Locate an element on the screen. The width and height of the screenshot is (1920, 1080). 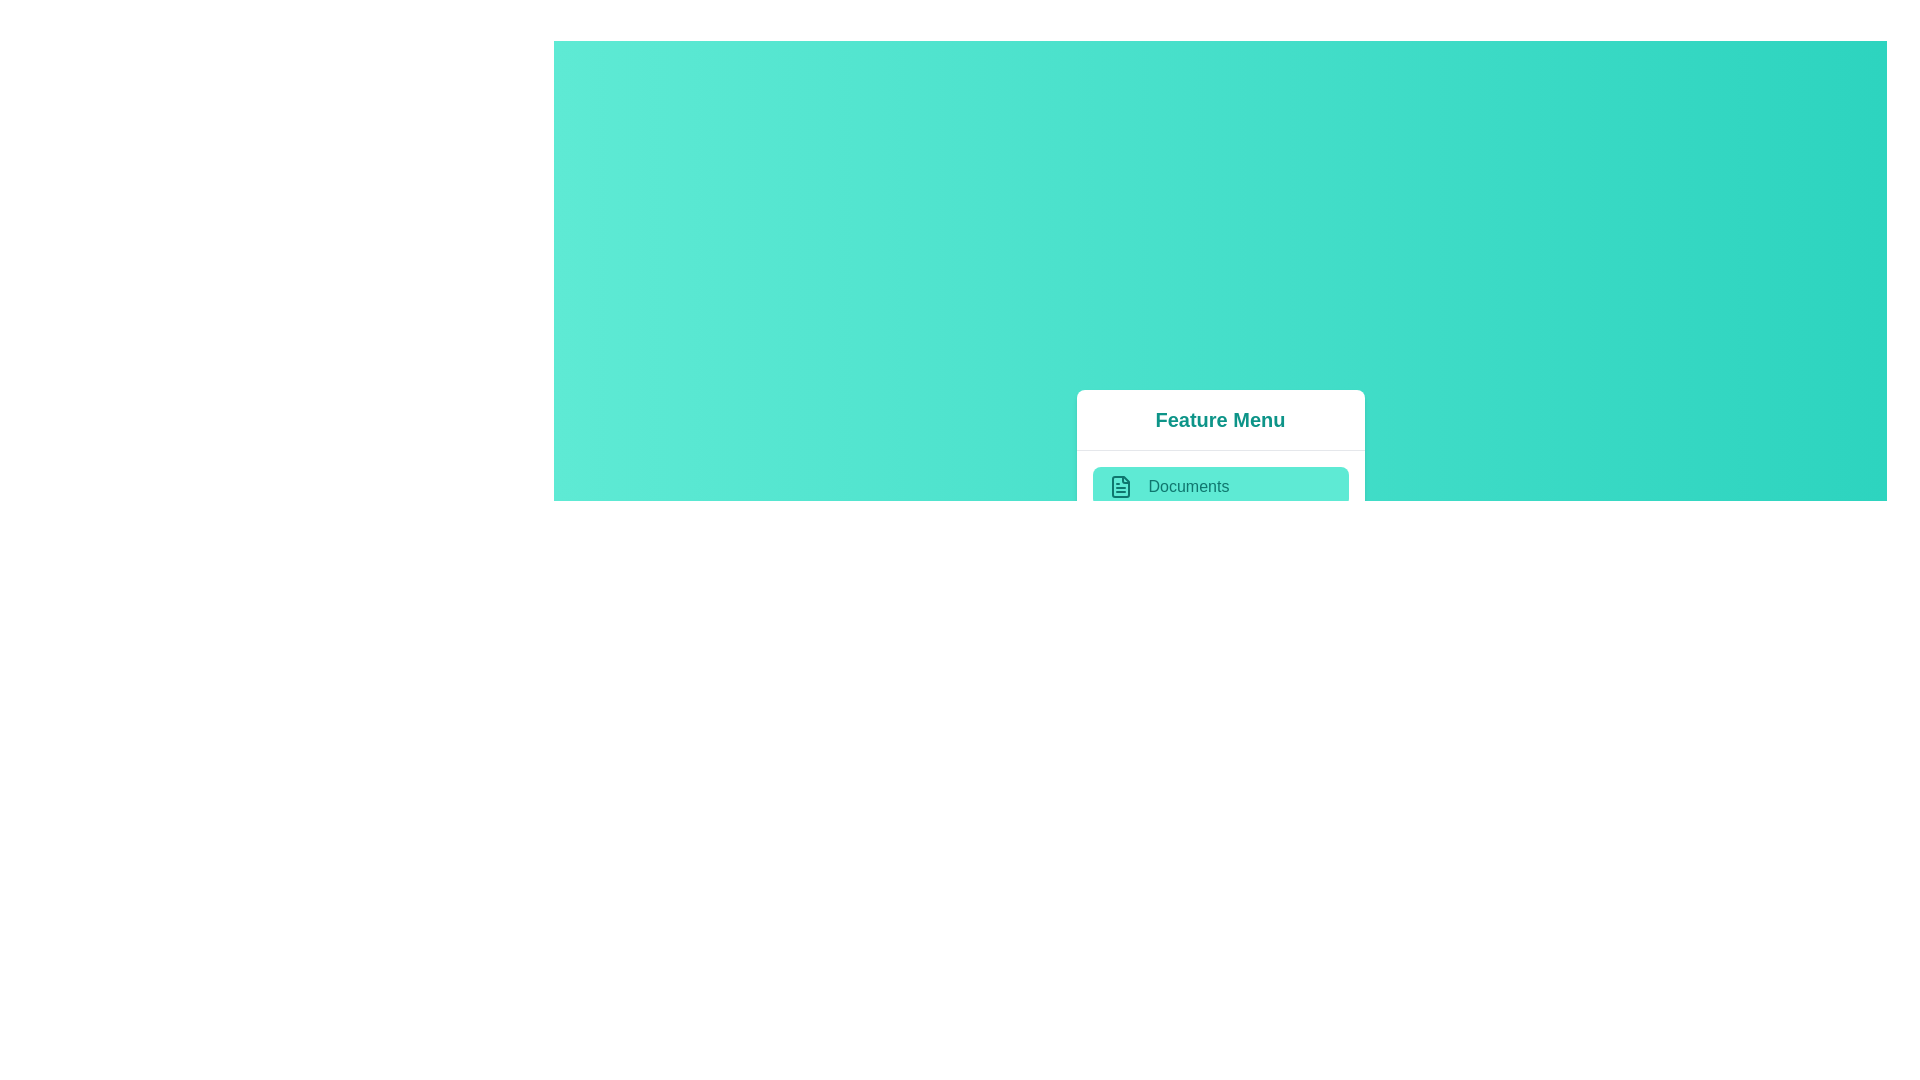
the 'Feature Menu' text label by using the context of the section title, which is centrally positioned in the header section of the UI is located at coordinates (1219, 419).